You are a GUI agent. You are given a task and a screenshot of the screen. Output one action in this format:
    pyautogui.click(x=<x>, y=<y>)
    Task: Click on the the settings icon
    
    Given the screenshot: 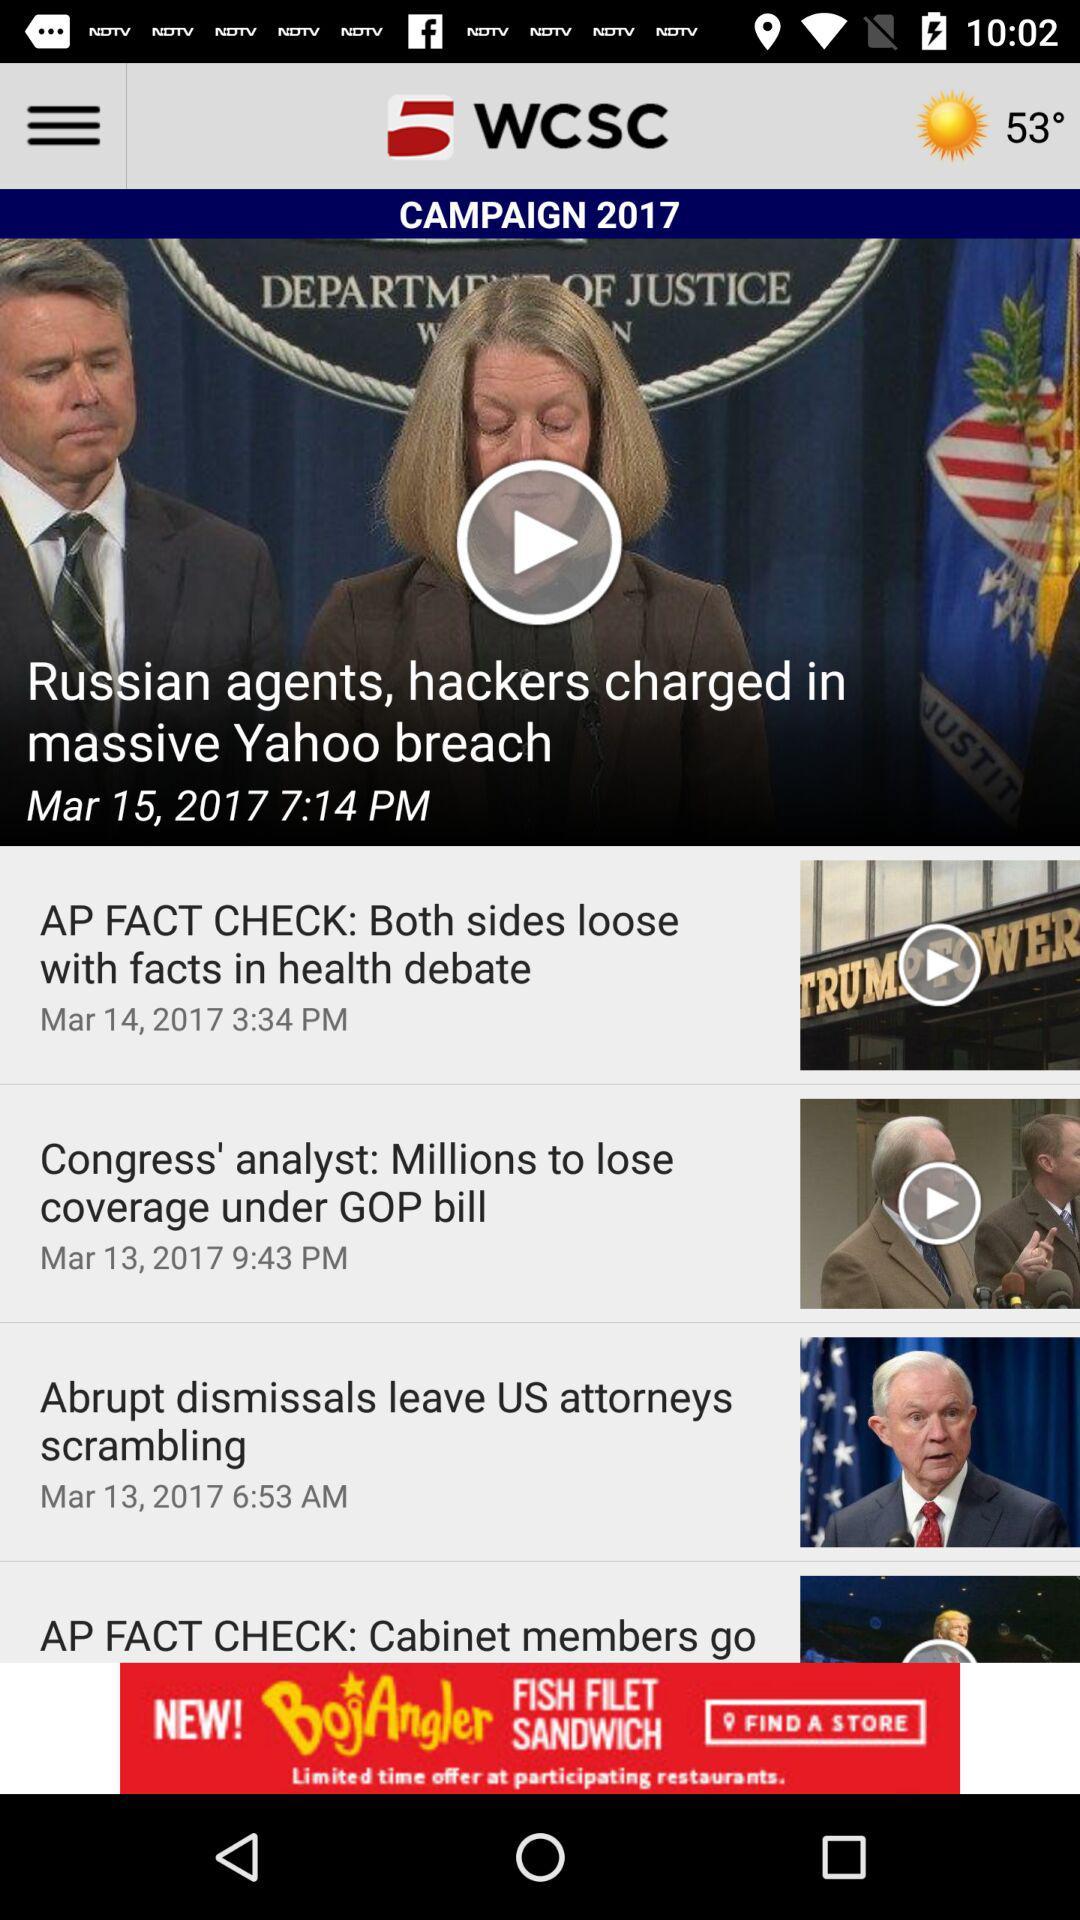 What is the action you would take?
    pyautogui.click(x=988, y=124)
    